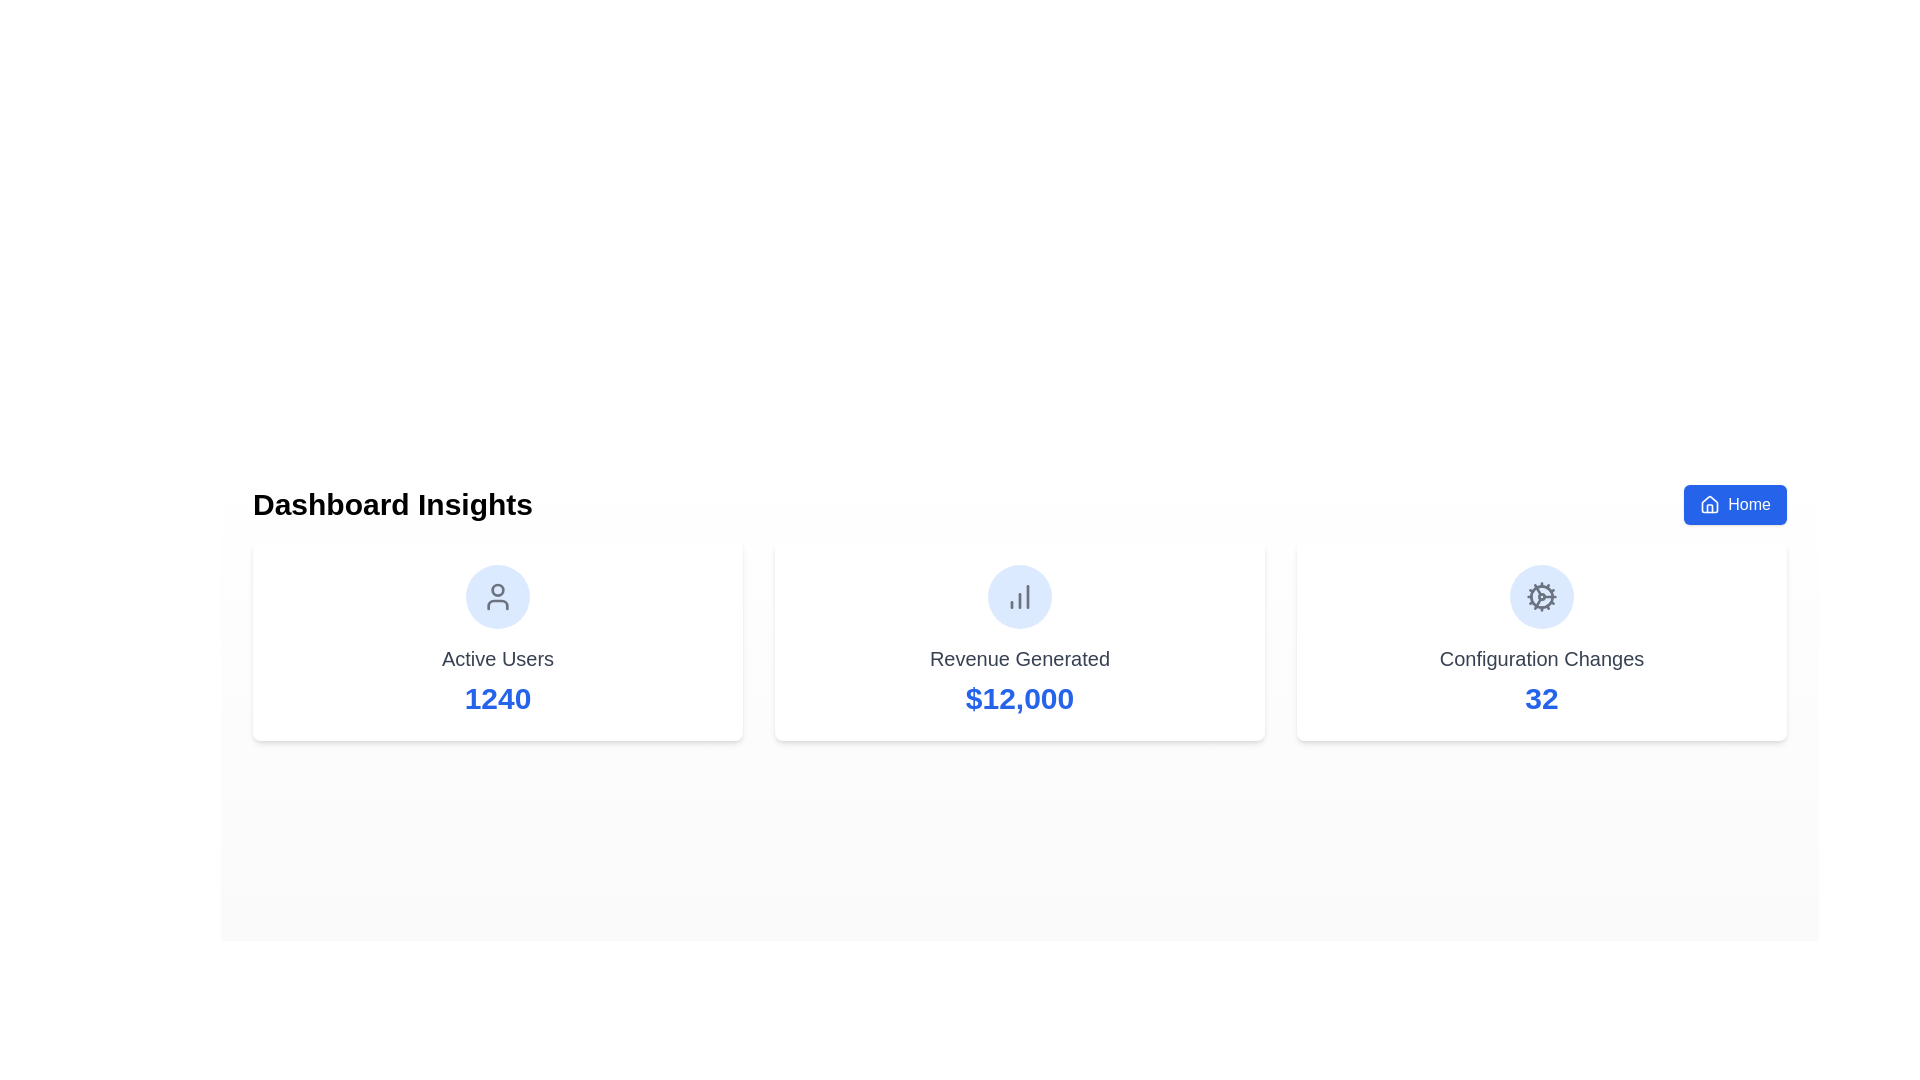 Image resolution: width=1920 pixels, height=1080 pixels. What do you see at coordinates (498, 596) in the screenshot?
I see `the circular blue background enclosing the gray 'user' icon, which is located in the first card above the text 'Active Users'` at bounding box center [498, 596].